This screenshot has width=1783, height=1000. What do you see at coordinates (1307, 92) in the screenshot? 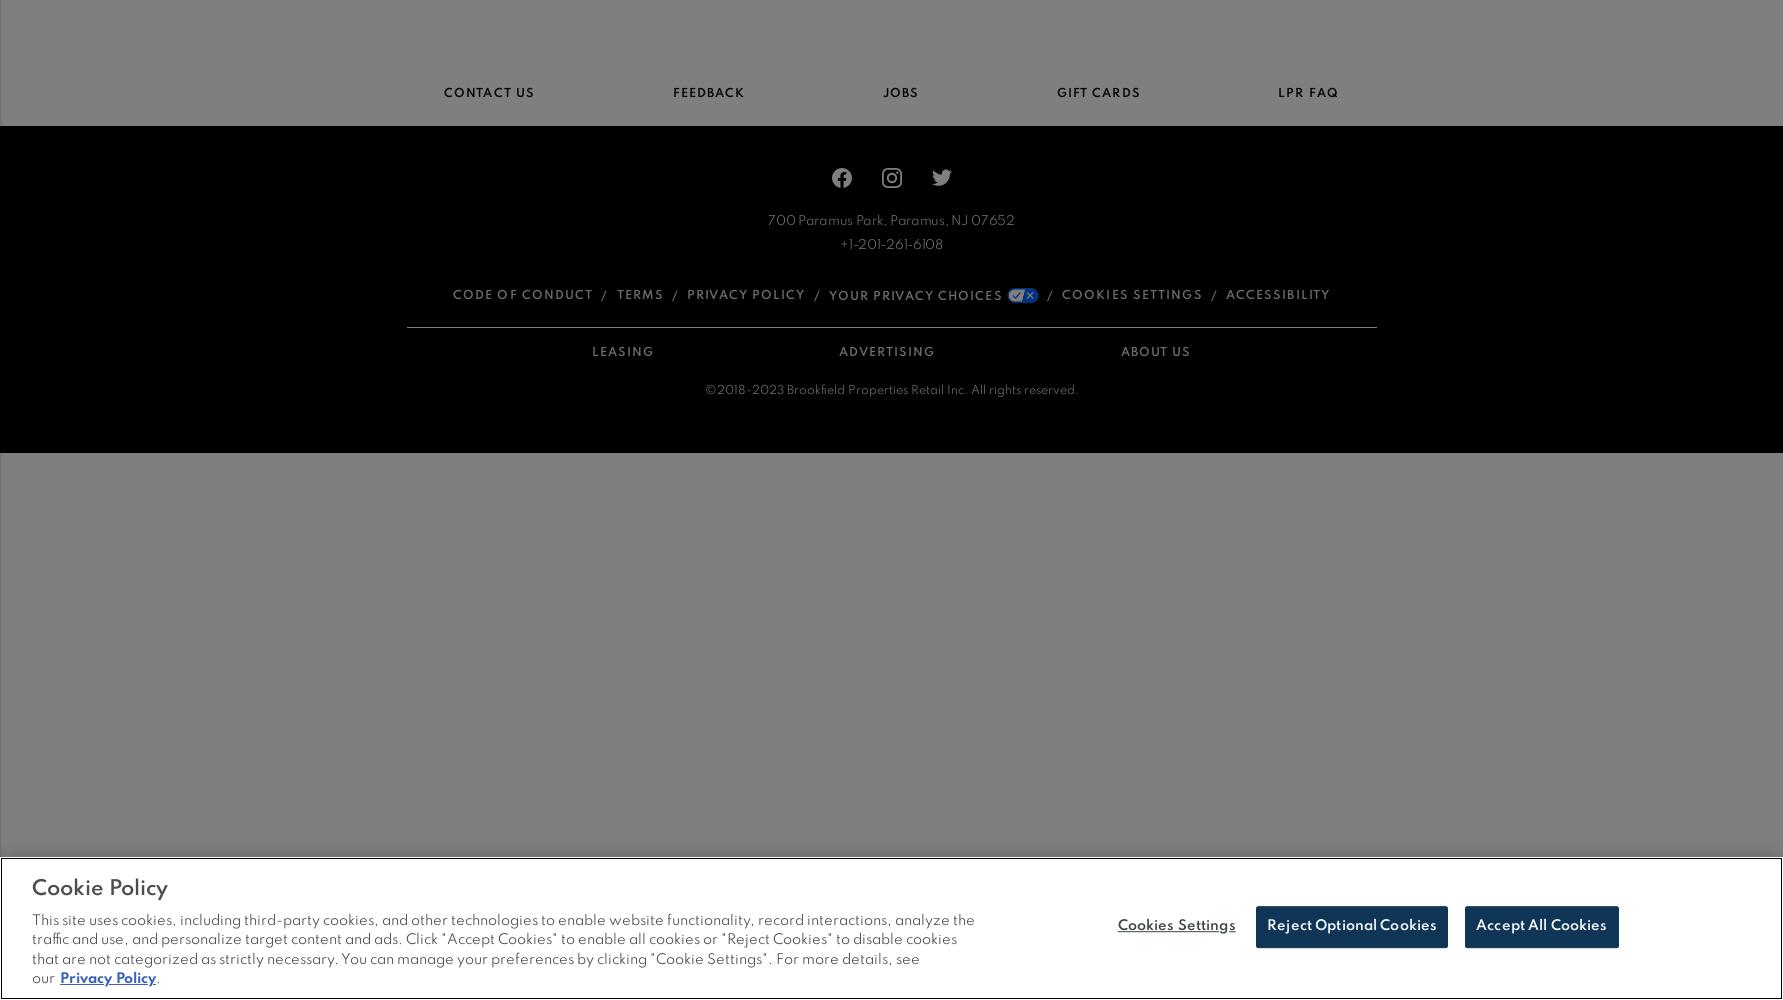
I see `'LPR FAQ'` at bounding box center [1307, 92].